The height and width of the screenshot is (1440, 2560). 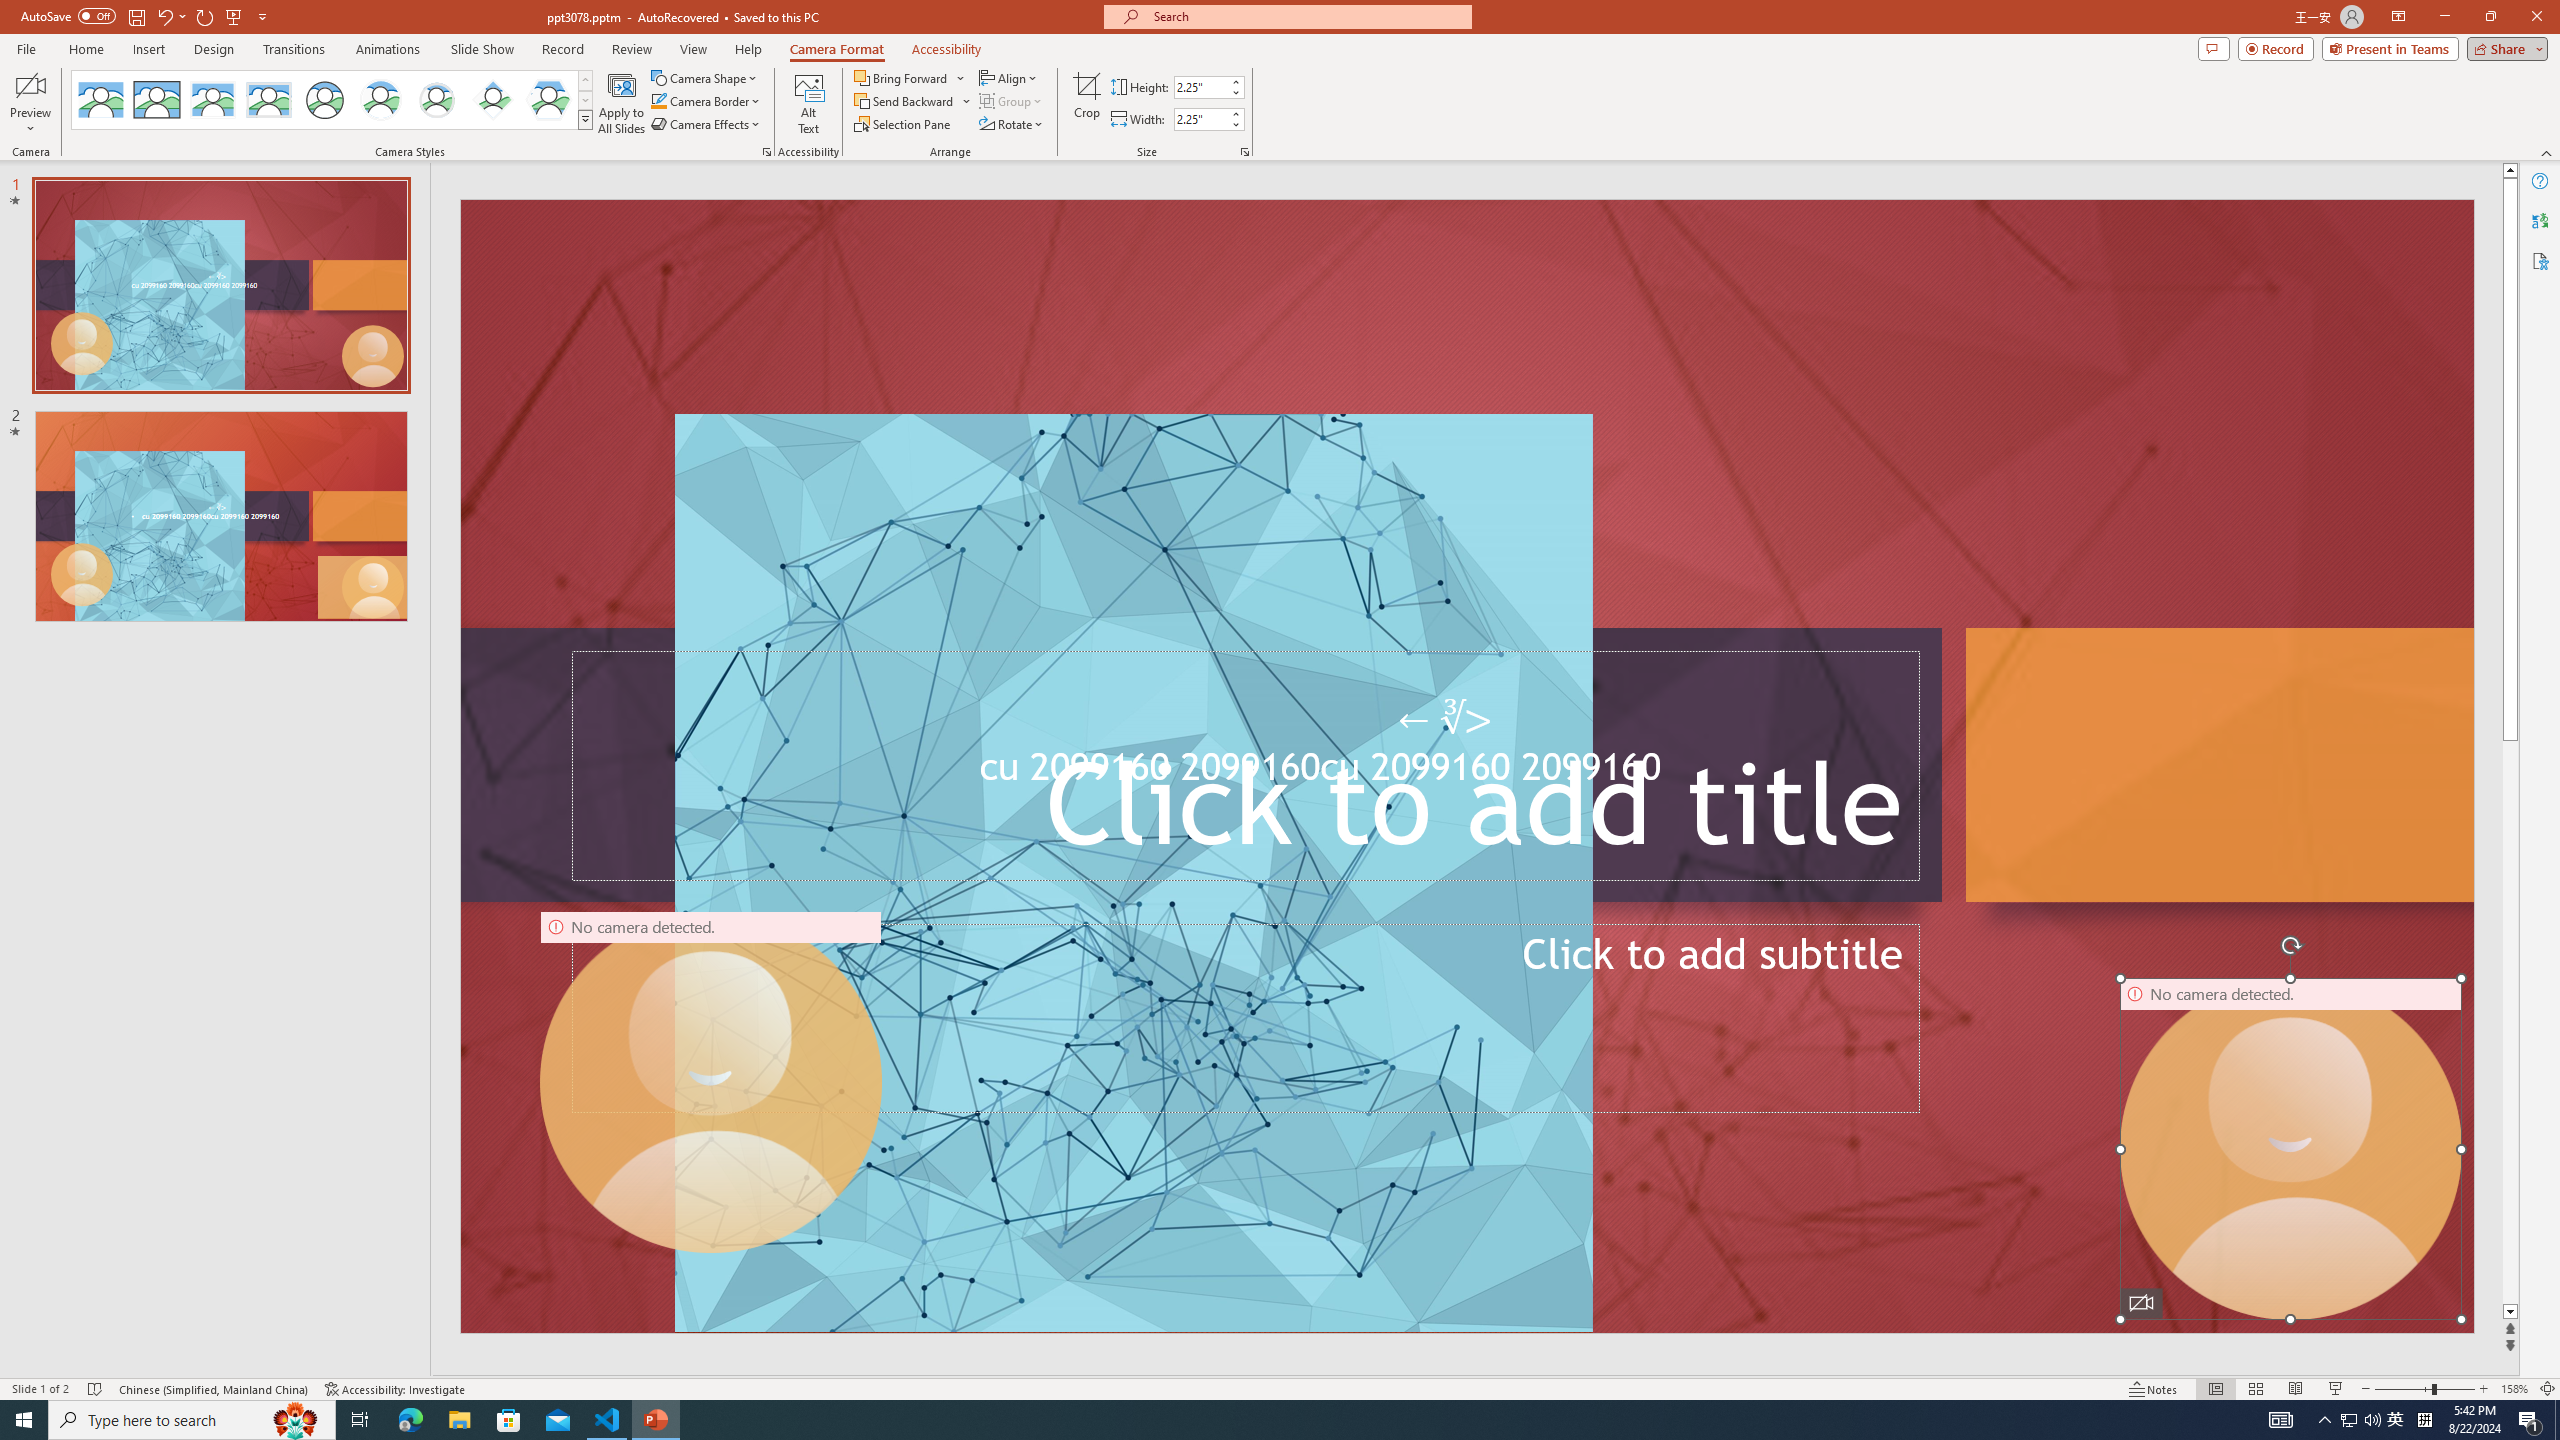 What do you see at coordinates (1011, 99) in the screenshot?
I see `'Group'` at bounding box center [1011, 99].